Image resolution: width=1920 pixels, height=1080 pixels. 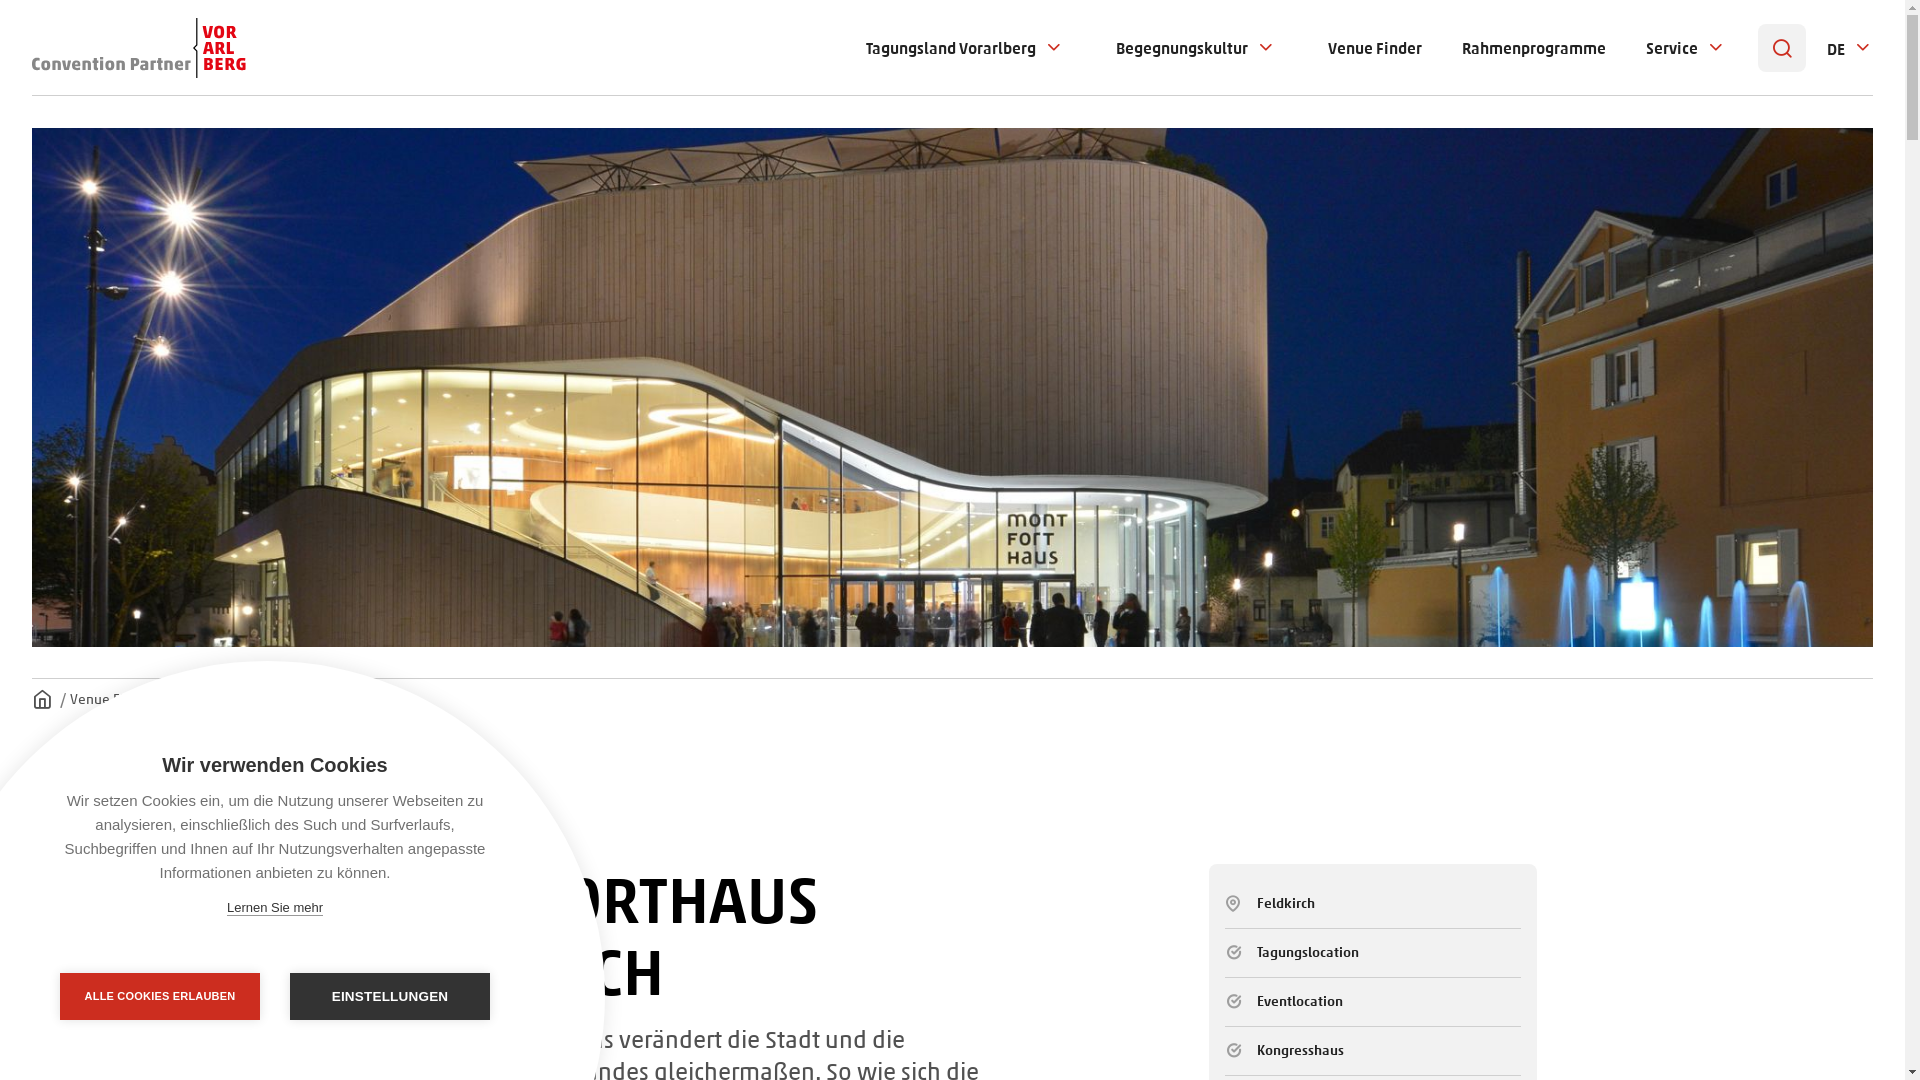 What do you see at coordinates (138, 46) in the screenshot?
I see `'Convention Partner Vorarlberg Logo'` at bounding box center [138, 46].